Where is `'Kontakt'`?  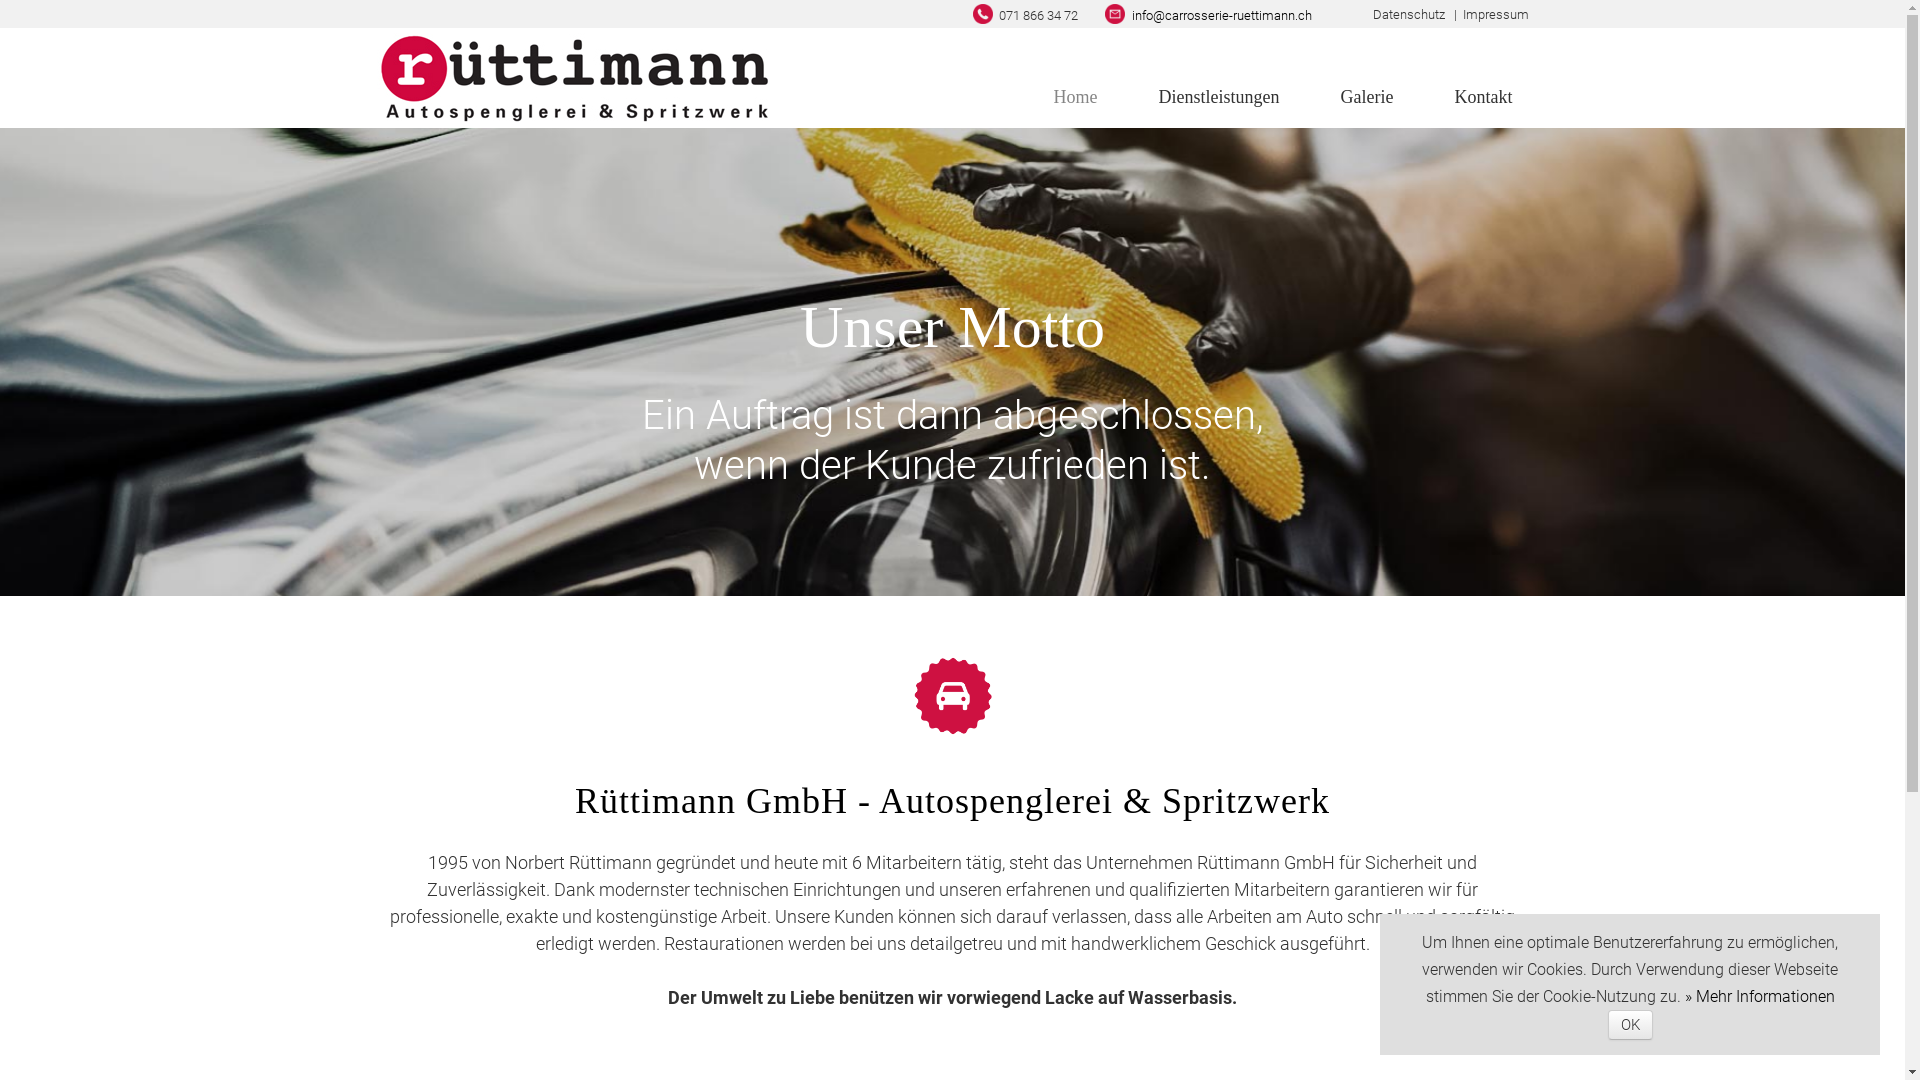
'Kontakt' is located at coordinates (1483, 96).